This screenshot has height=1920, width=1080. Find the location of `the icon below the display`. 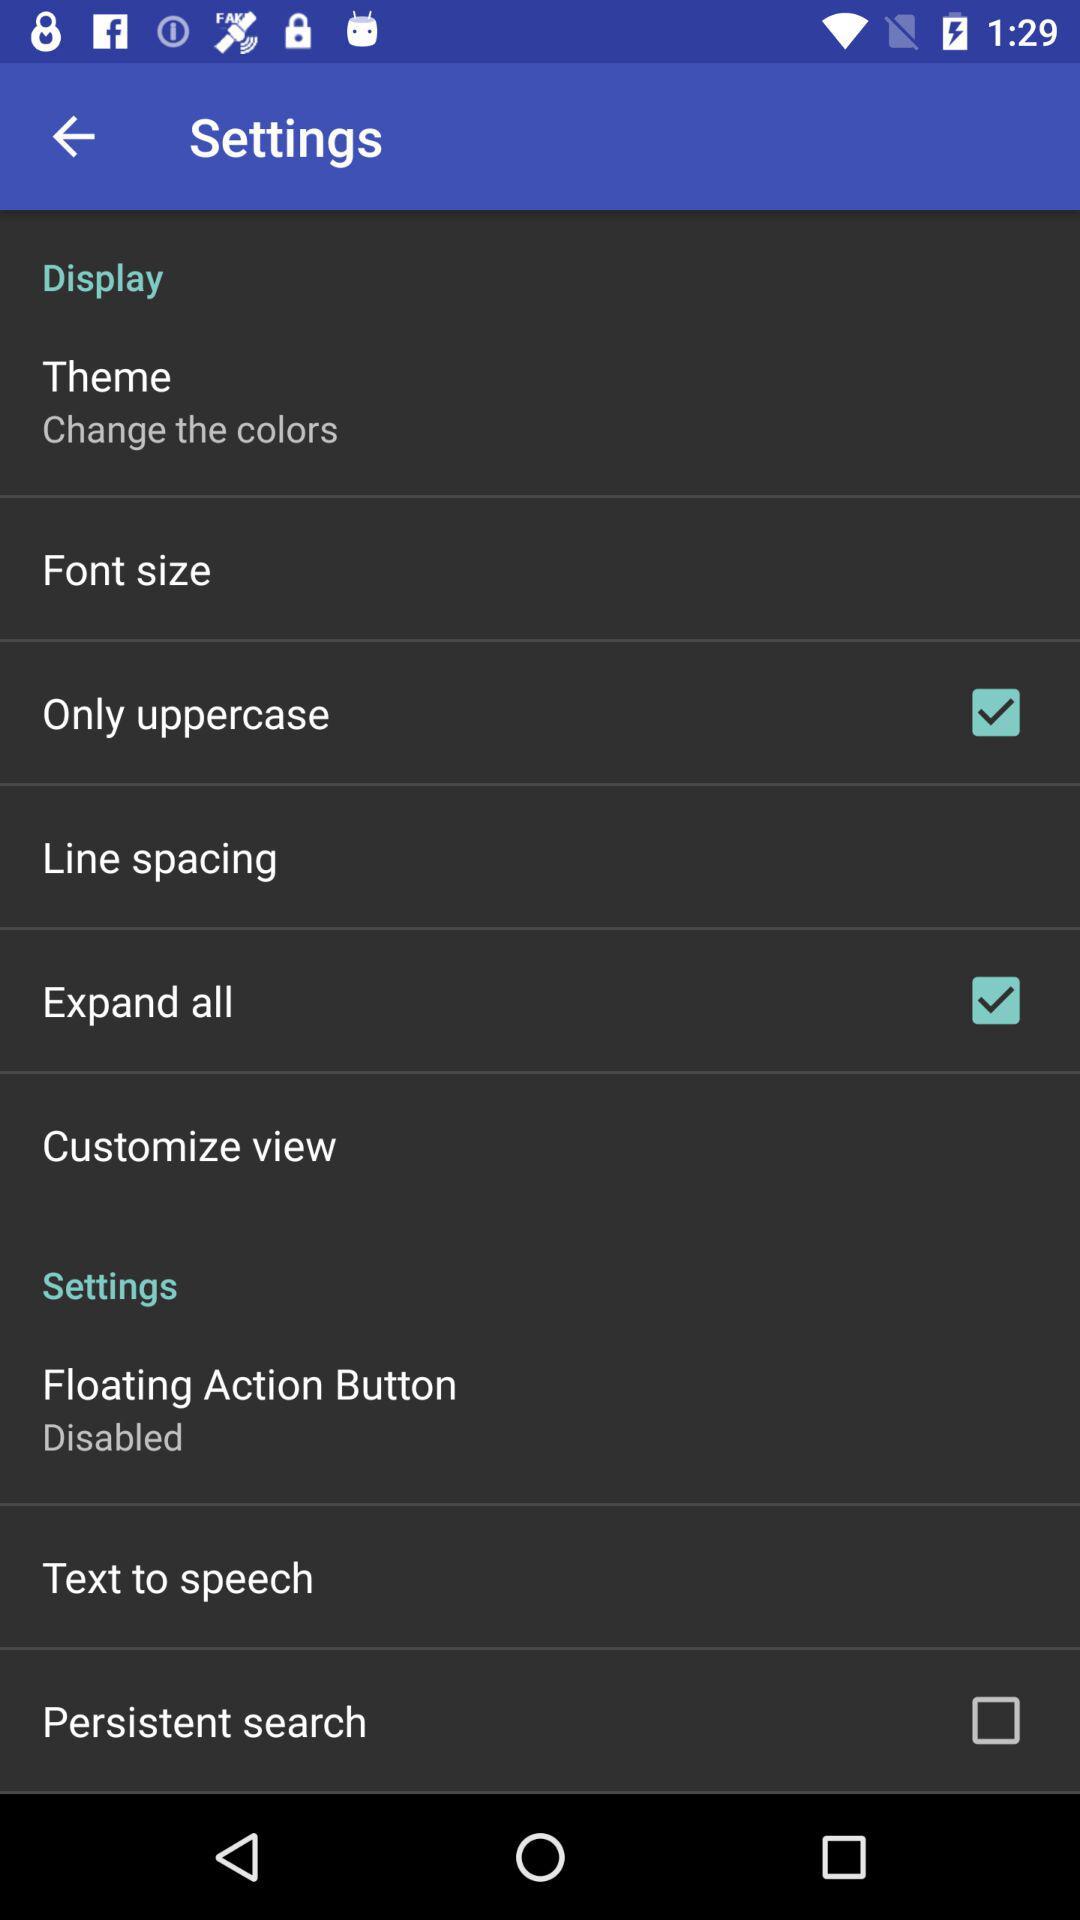

the icon below the display is located at coordinates (106, 374).